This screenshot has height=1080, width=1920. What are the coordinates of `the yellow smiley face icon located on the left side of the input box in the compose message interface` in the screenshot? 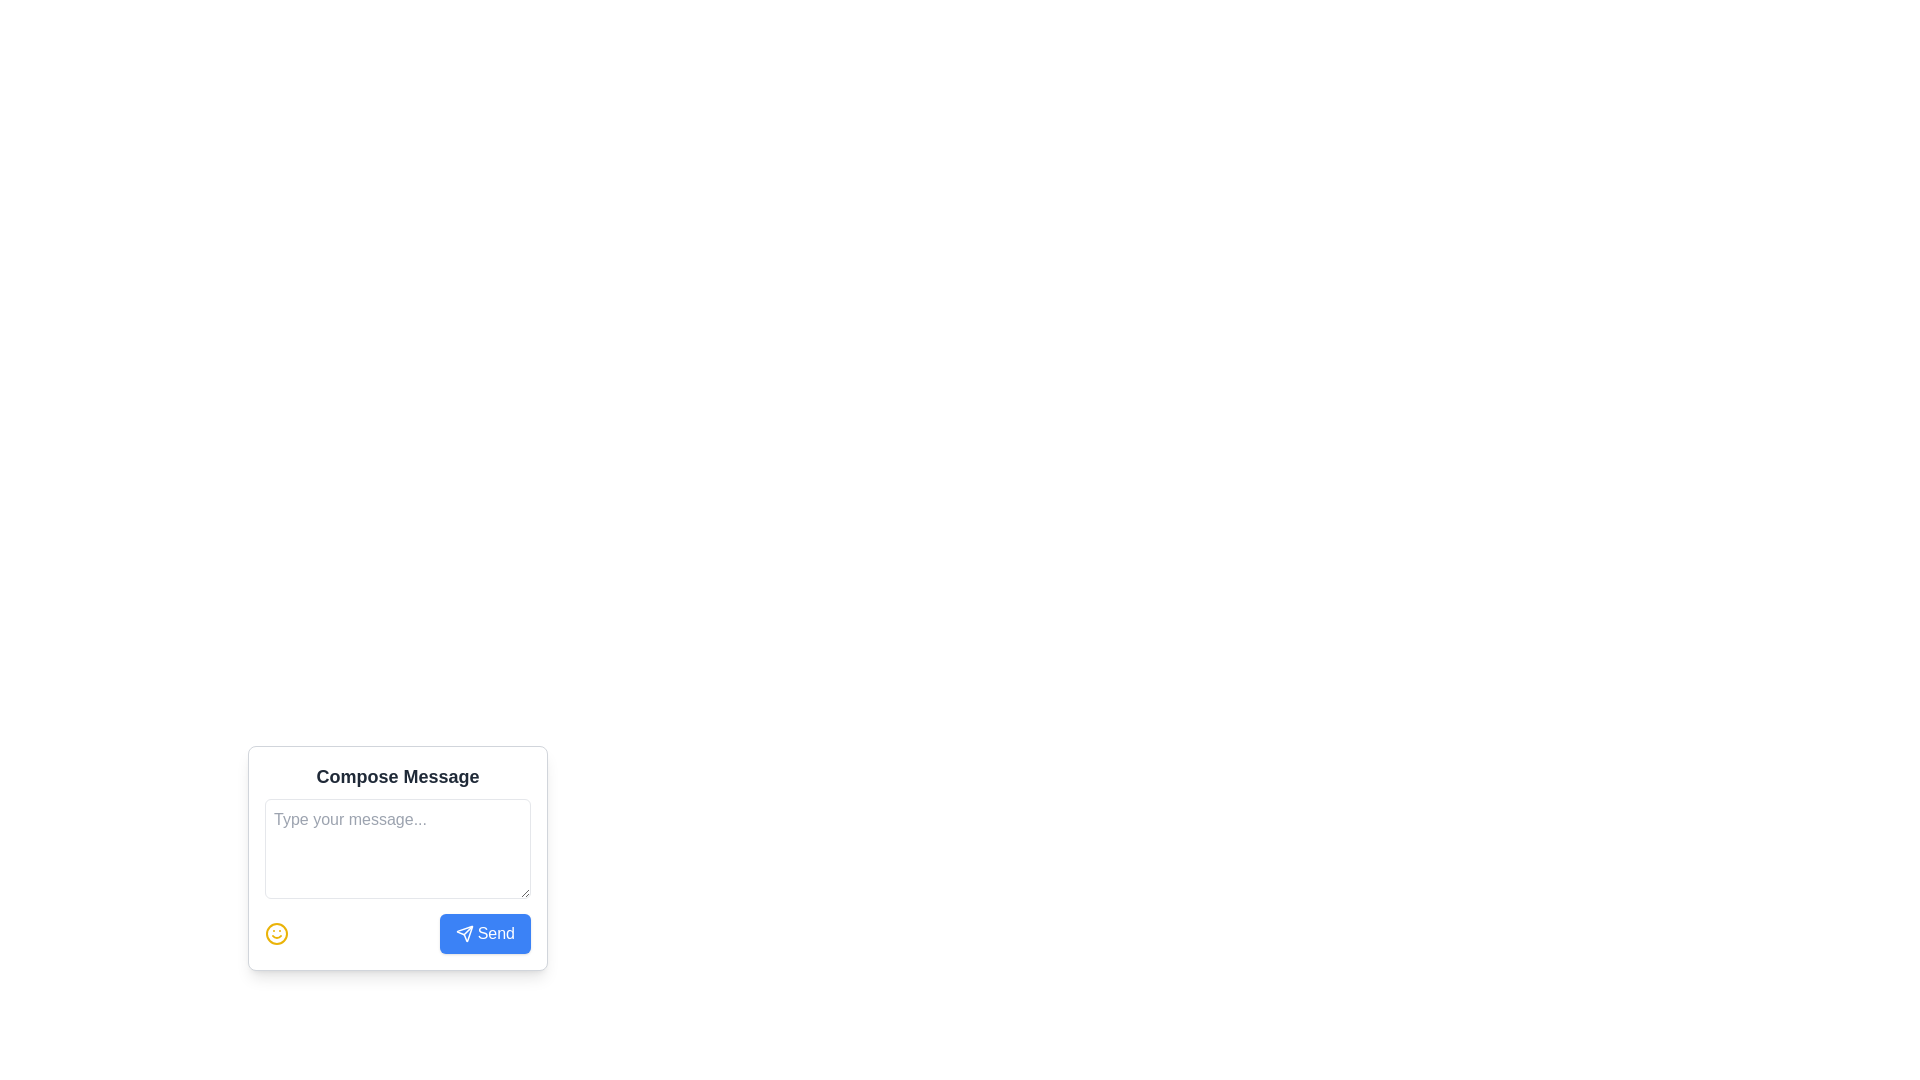 It's located at (276, 933).